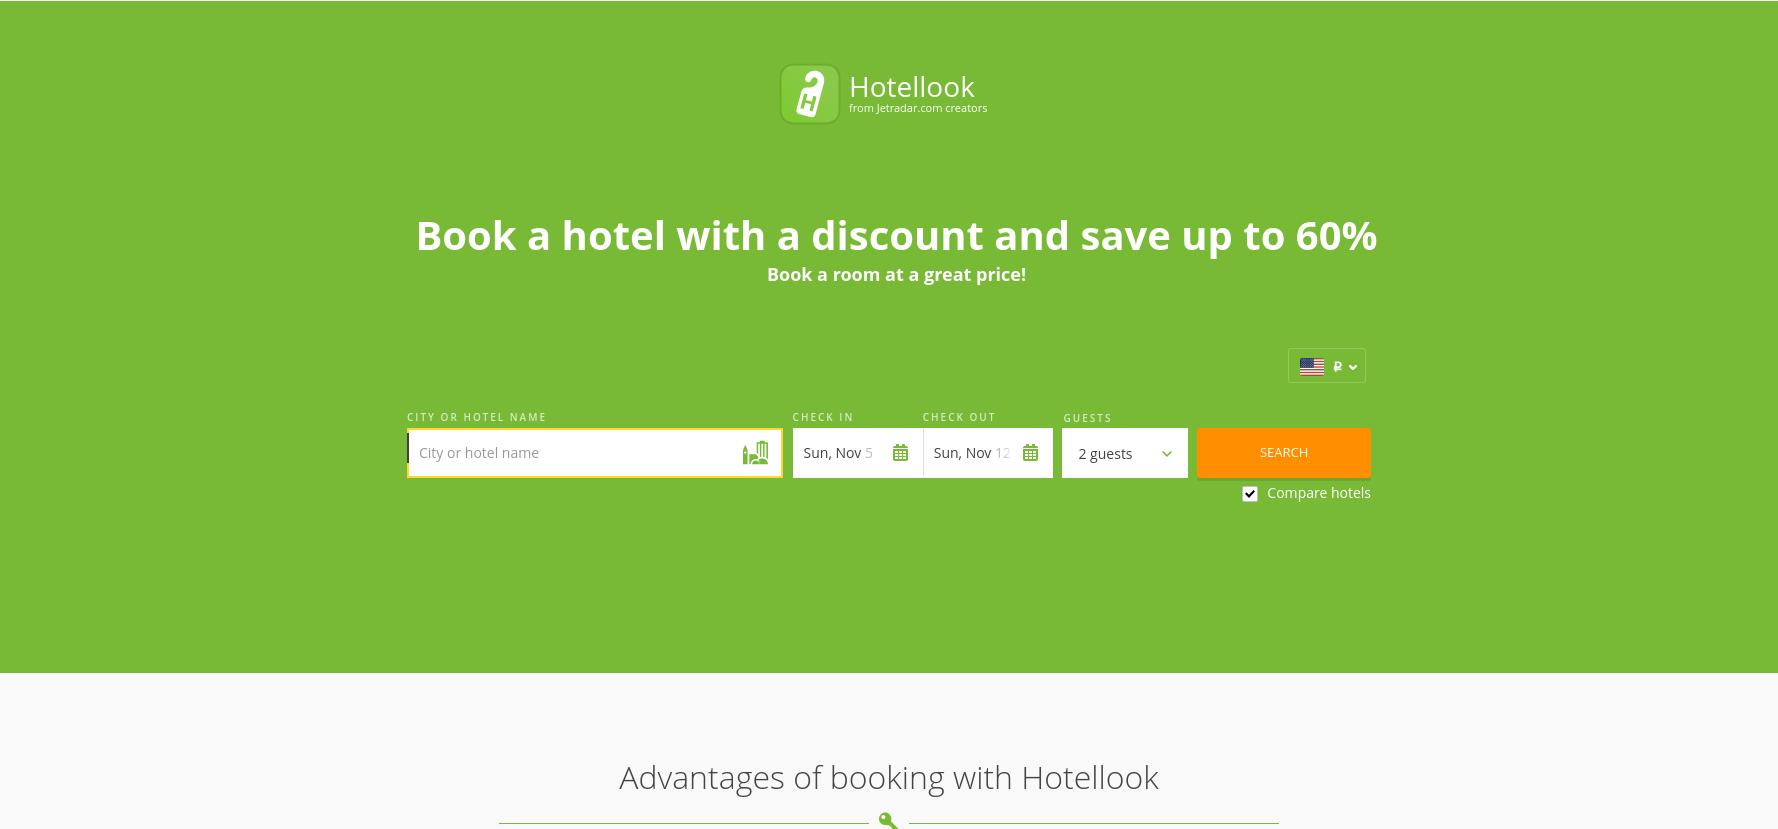  Describe the element at coordinates (994, 583) in the screenshot. I see `'Room prices change constantly. Subscribe for price alerts to stay informed of any price changes for the hotel of your choice.'` at that location.